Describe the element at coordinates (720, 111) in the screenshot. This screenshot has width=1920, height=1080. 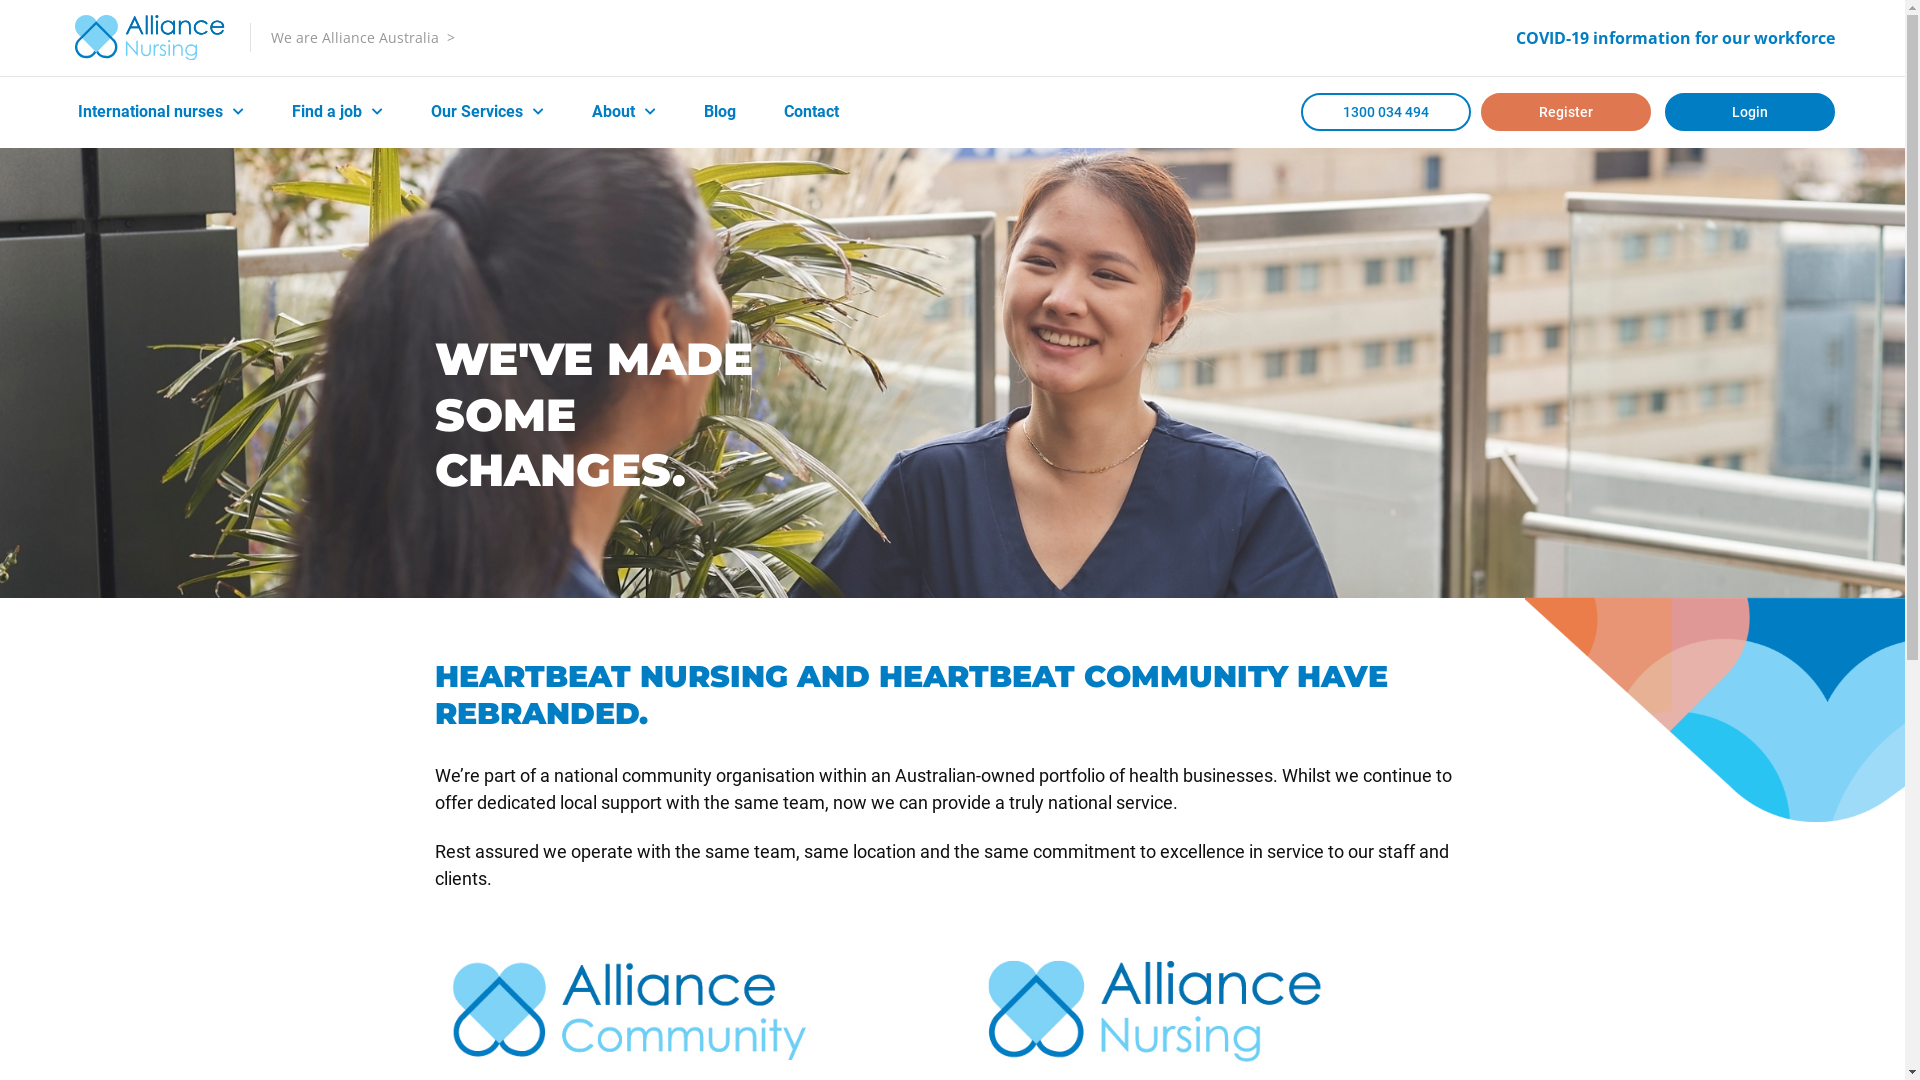
I see `'Blog'` at that location.